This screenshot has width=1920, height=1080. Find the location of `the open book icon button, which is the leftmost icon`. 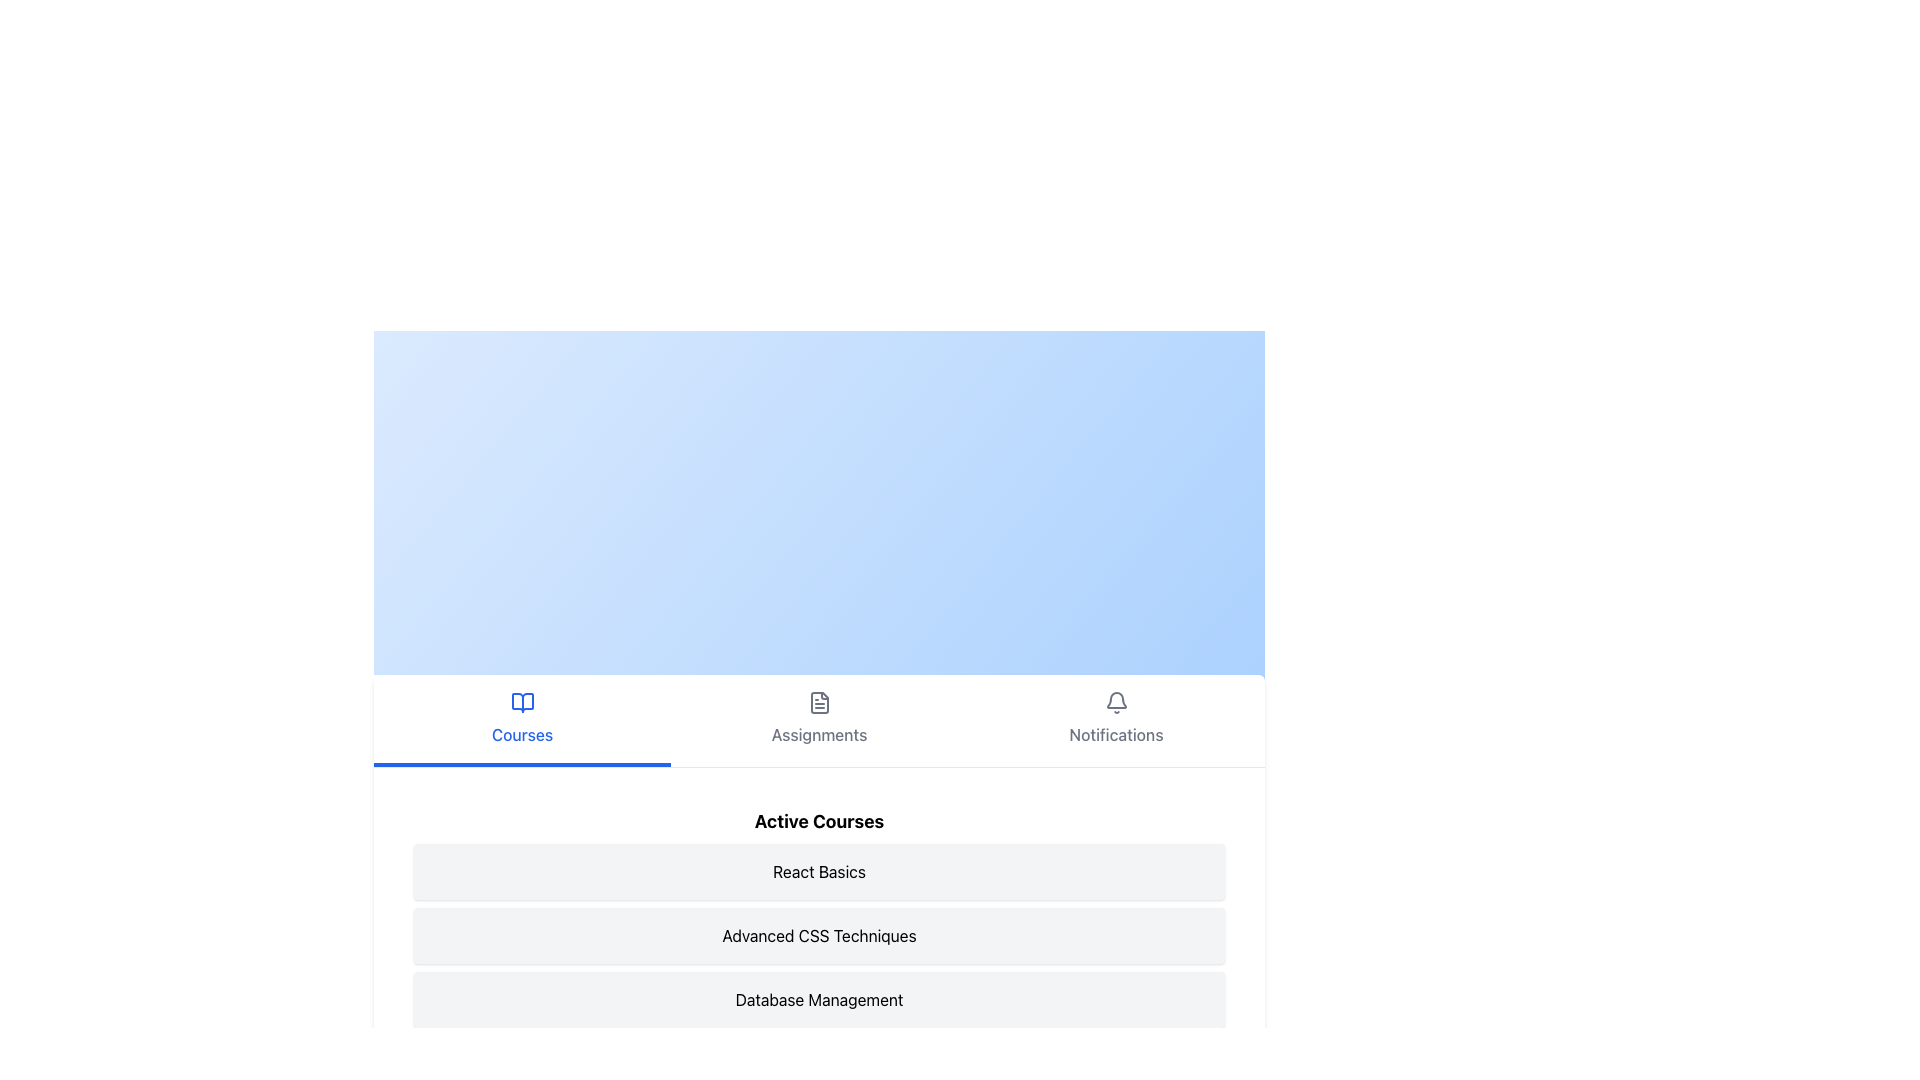

the open book icon button, which is the leftmost icon is located at coordinates (522, 701).